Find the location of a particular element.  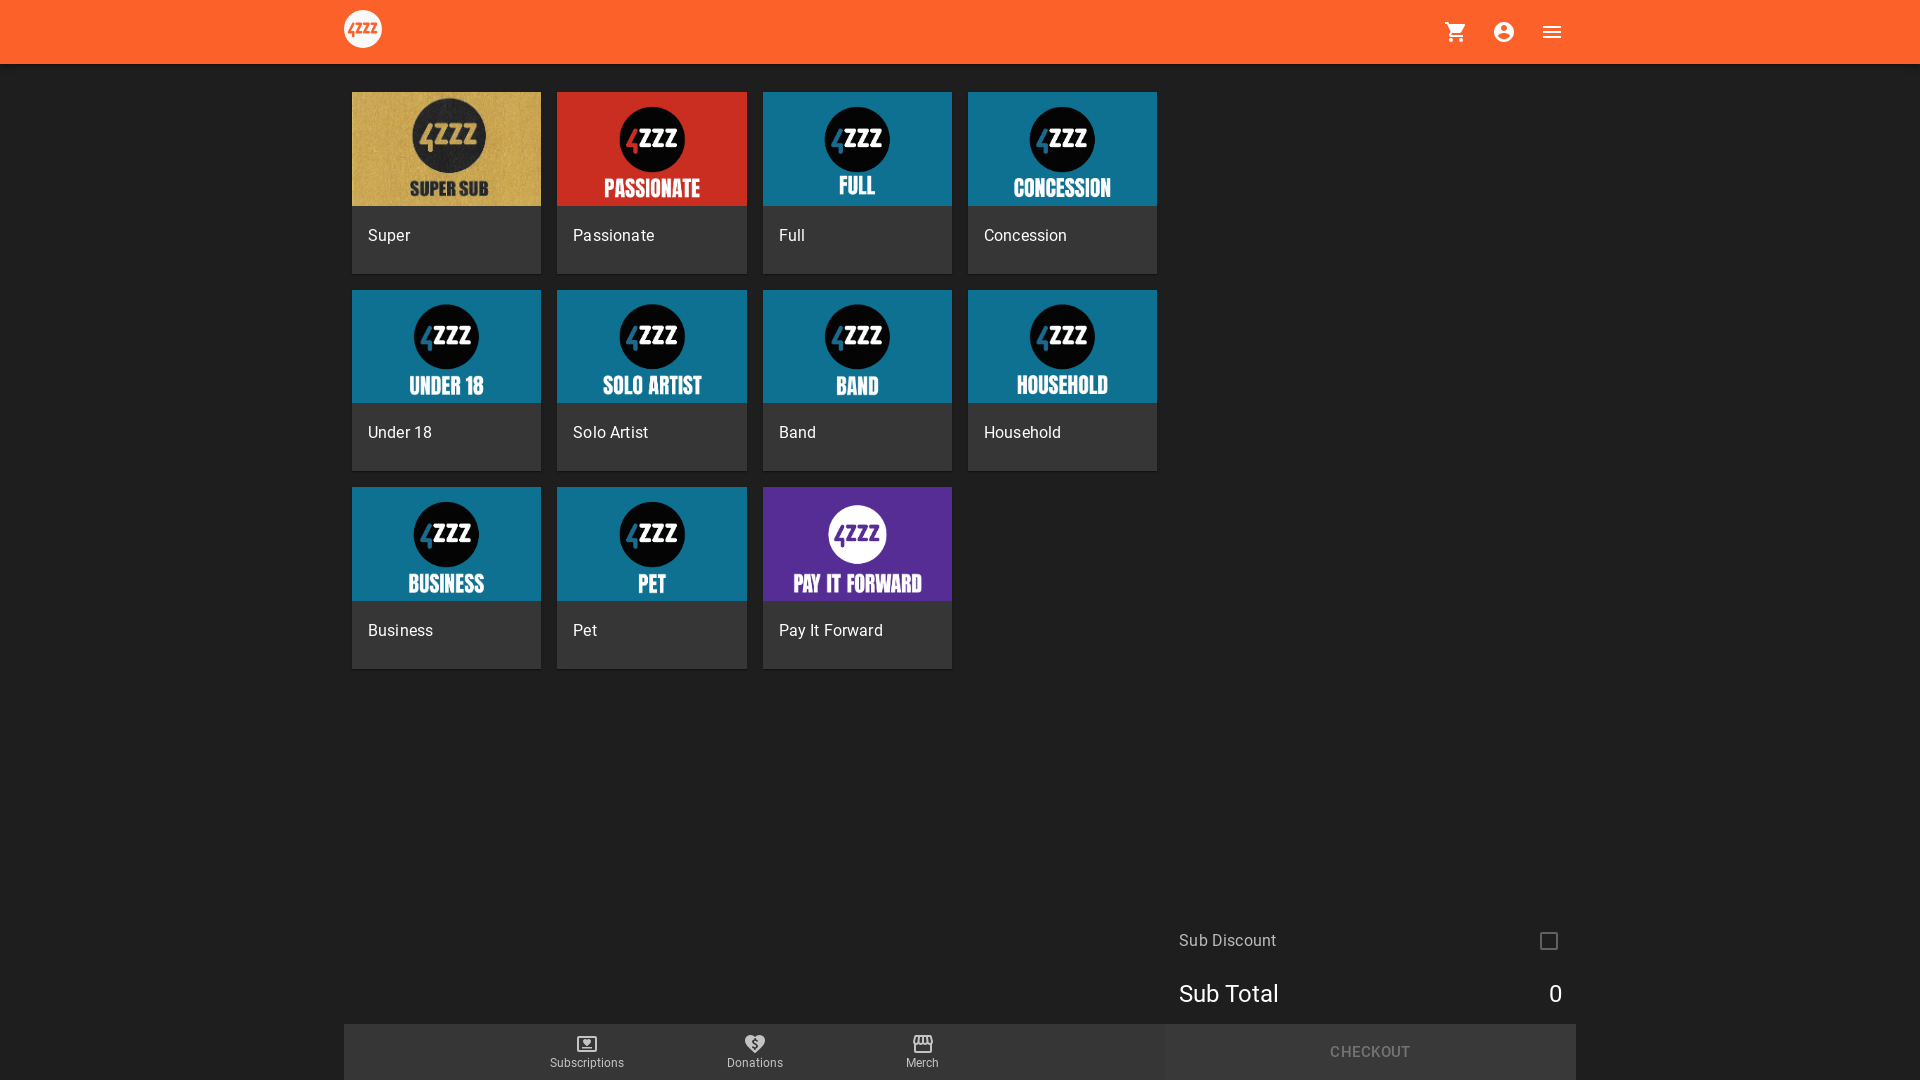

'Super' is located at coordinates (445, 182).